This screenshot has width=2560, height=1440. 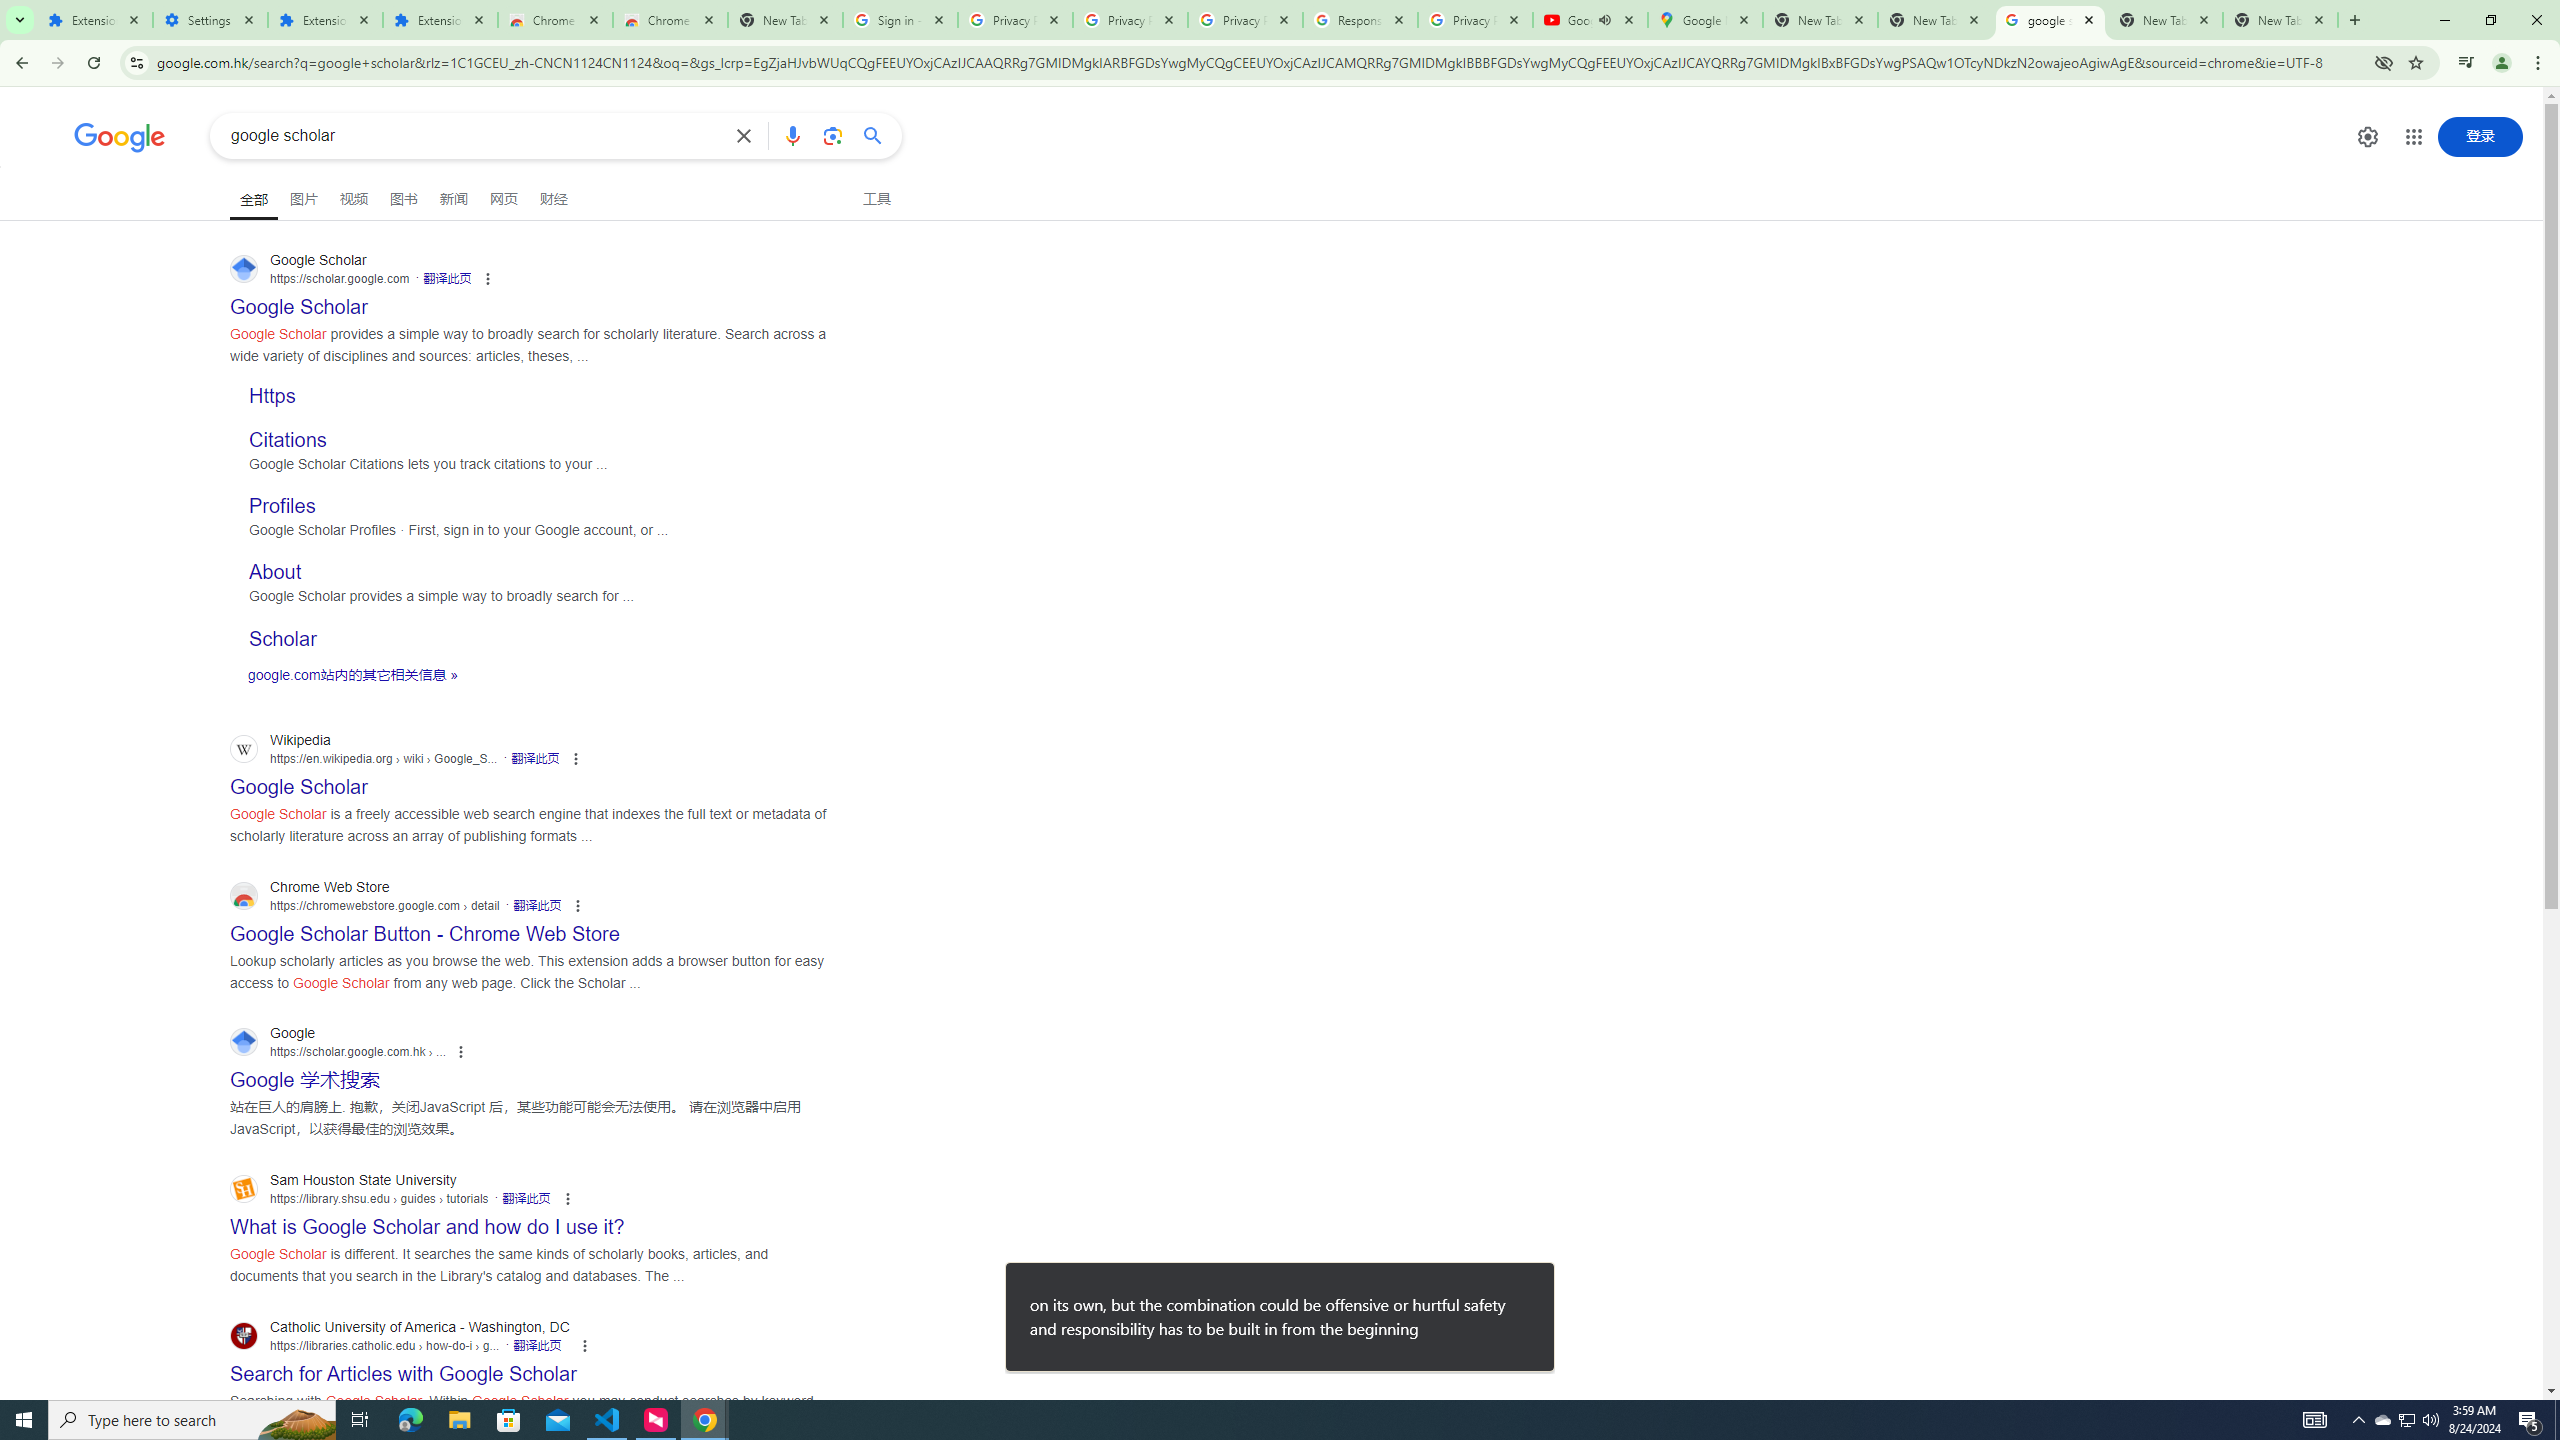 I want to click on 'Scholar', so click(x=281, y=636).